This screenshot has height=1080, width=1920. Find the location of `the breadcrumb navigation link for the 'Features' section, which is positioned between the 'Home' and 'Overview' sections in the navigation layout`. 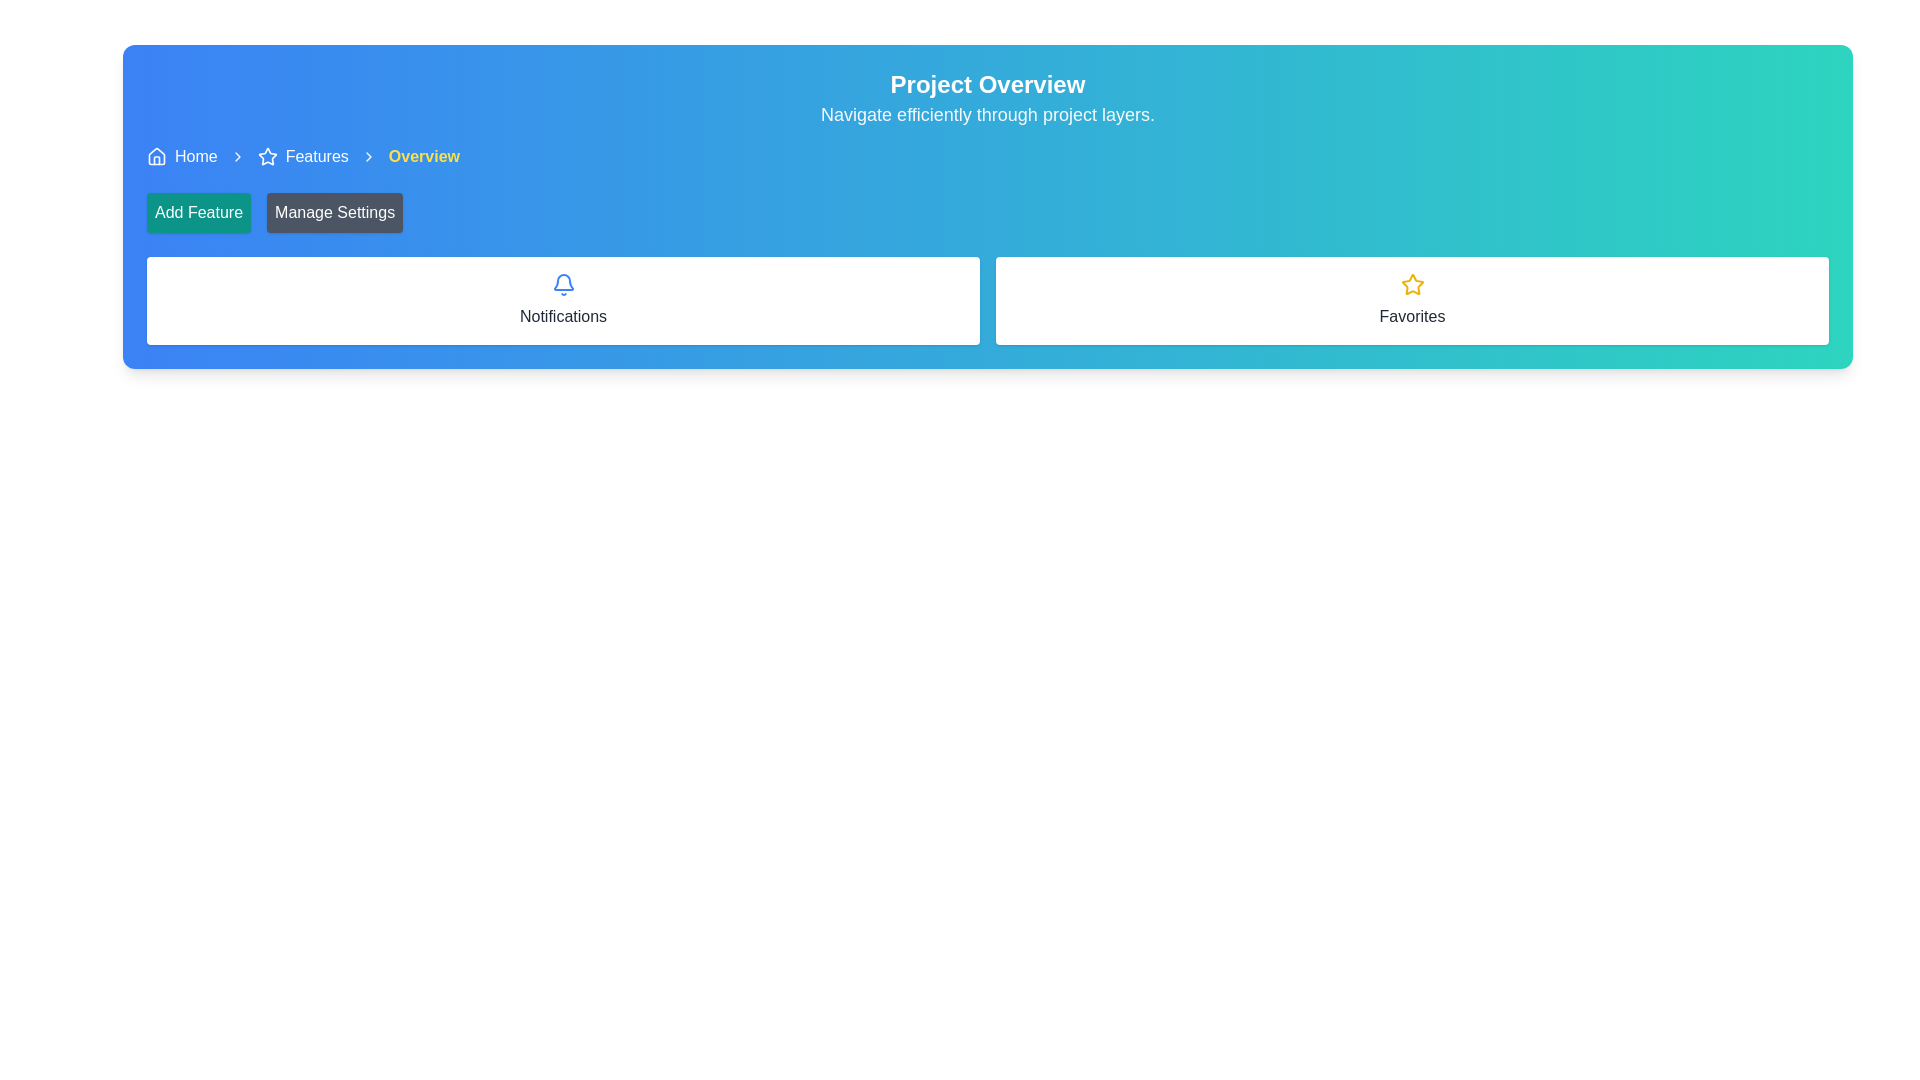

the breadcrumb navigation link for the 'Features' section, which is positioned between the 'Home' and 'Overview' sections in the navigation layout is located at coordinates (302, 156).